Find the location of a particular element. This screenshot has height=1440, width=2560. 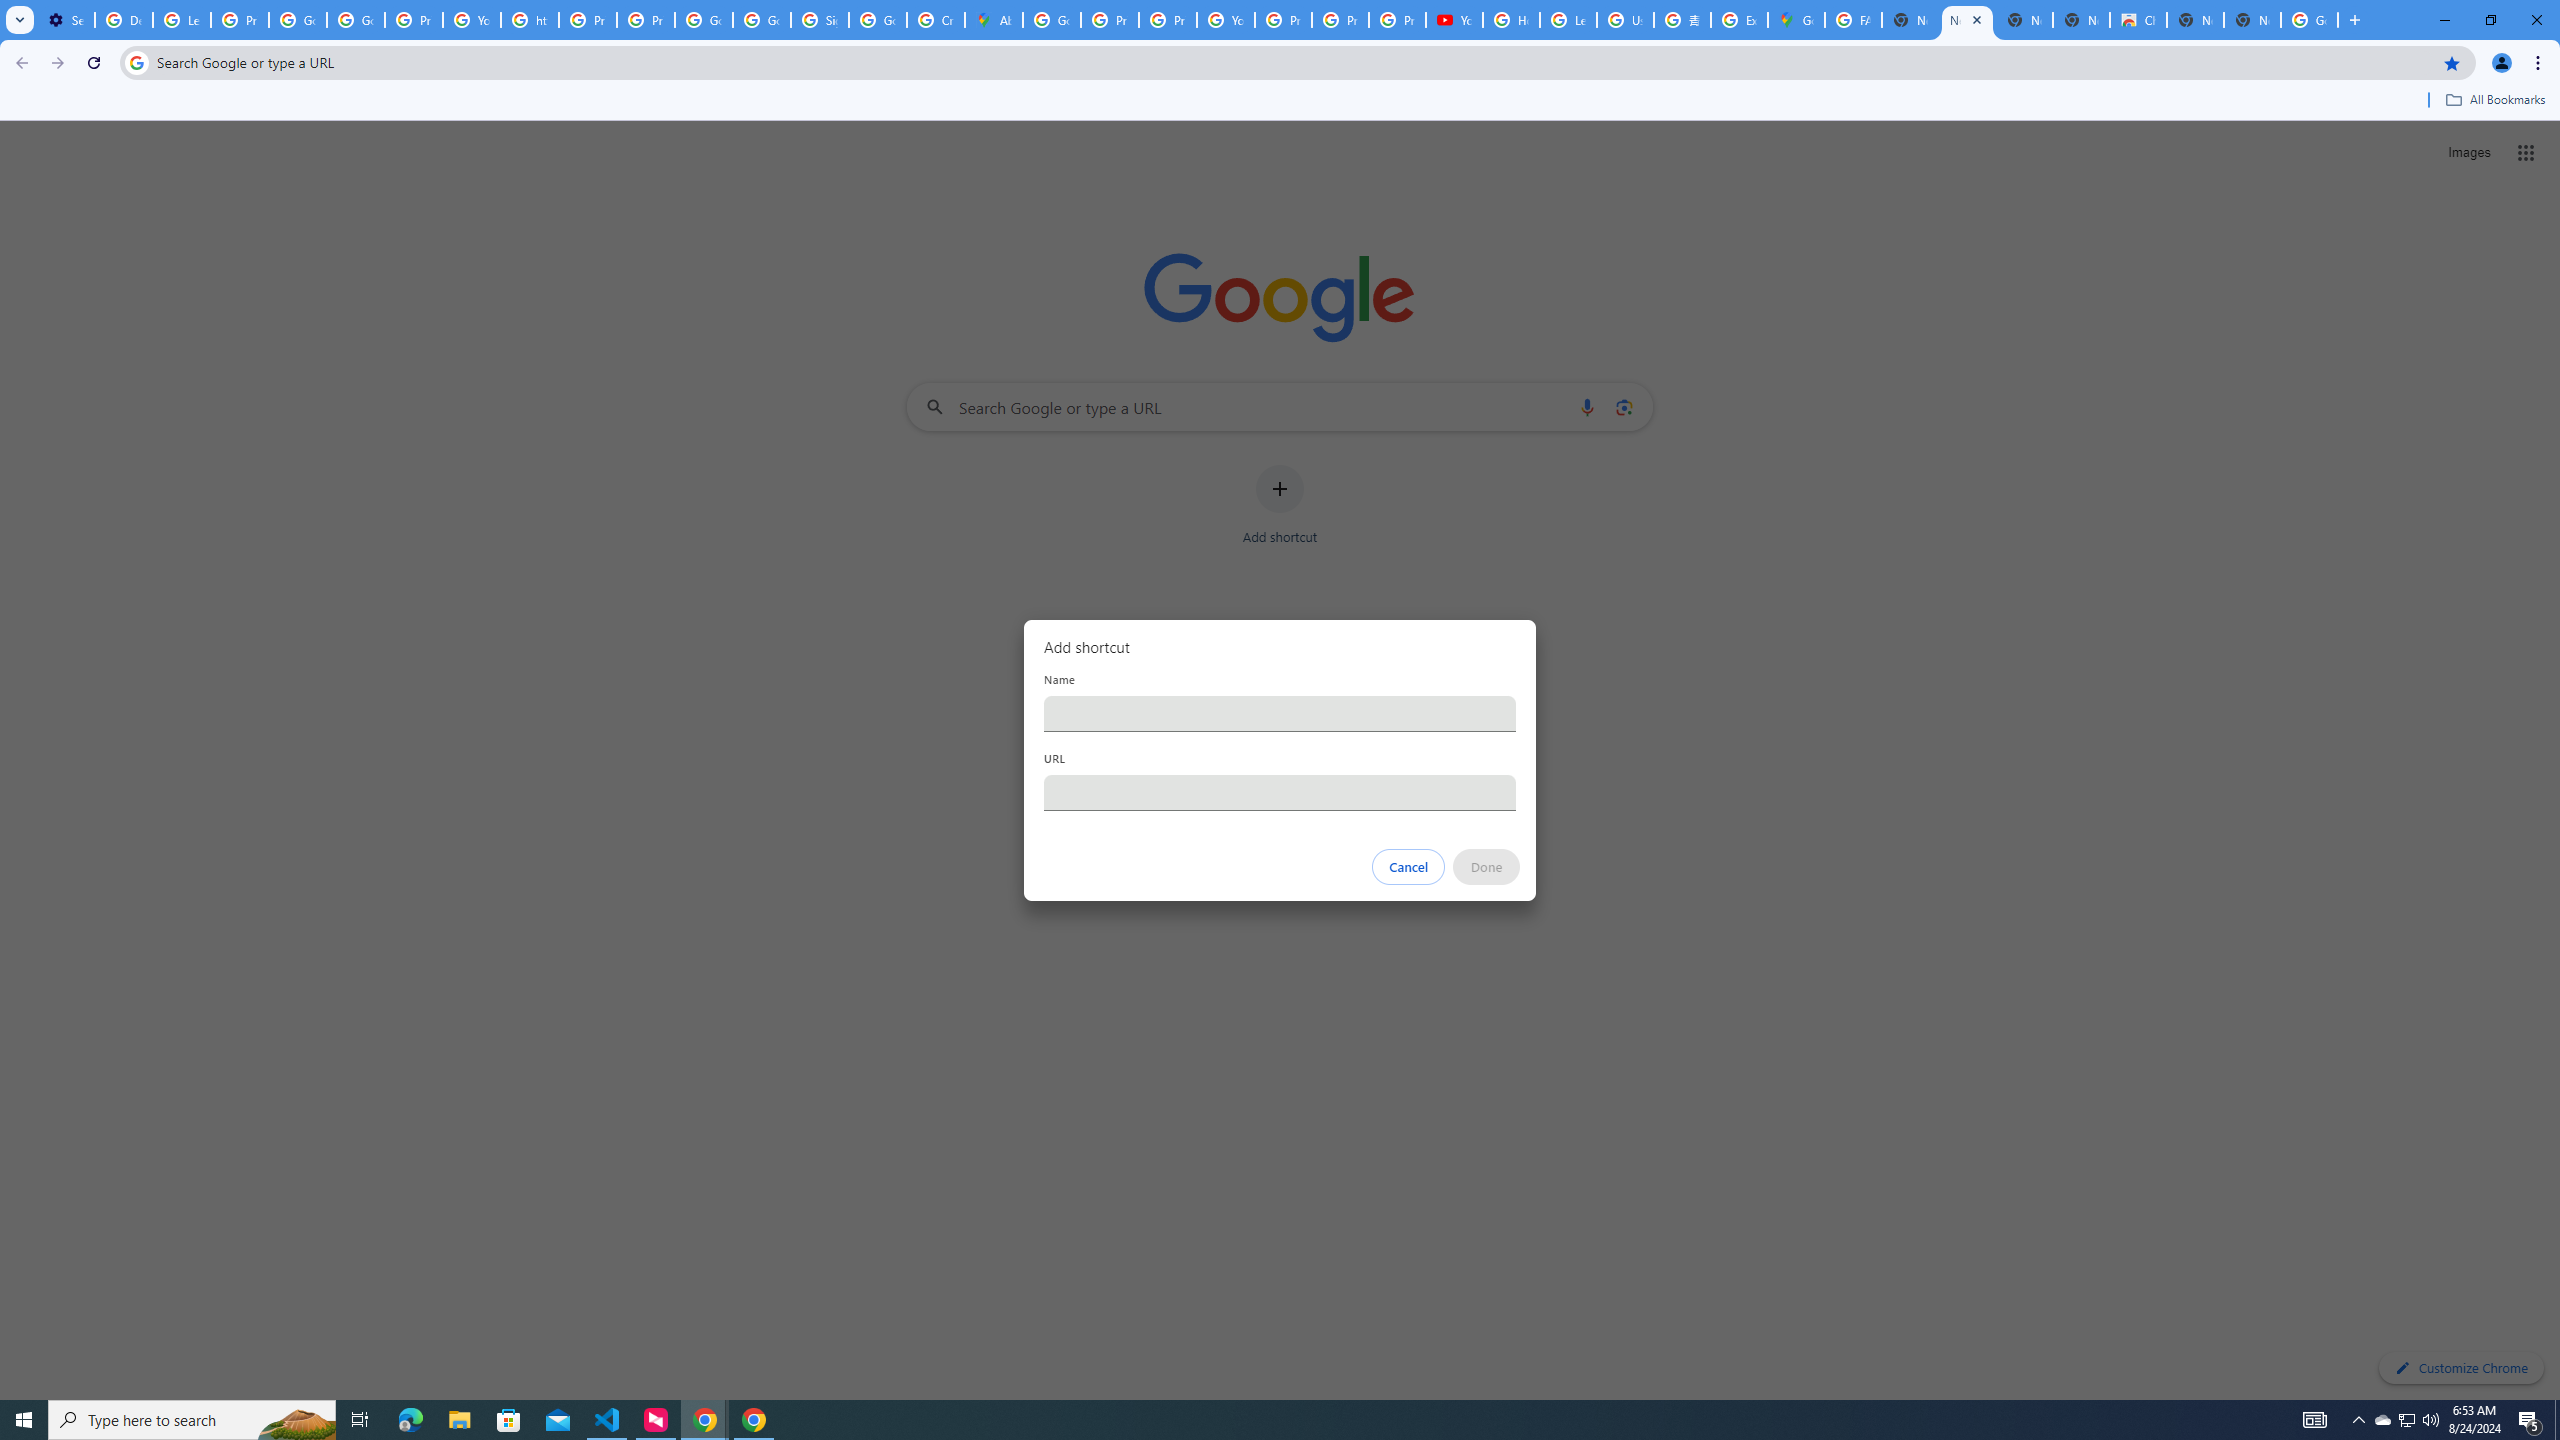

'Google Maps' is located at coordinates (1794, 19).